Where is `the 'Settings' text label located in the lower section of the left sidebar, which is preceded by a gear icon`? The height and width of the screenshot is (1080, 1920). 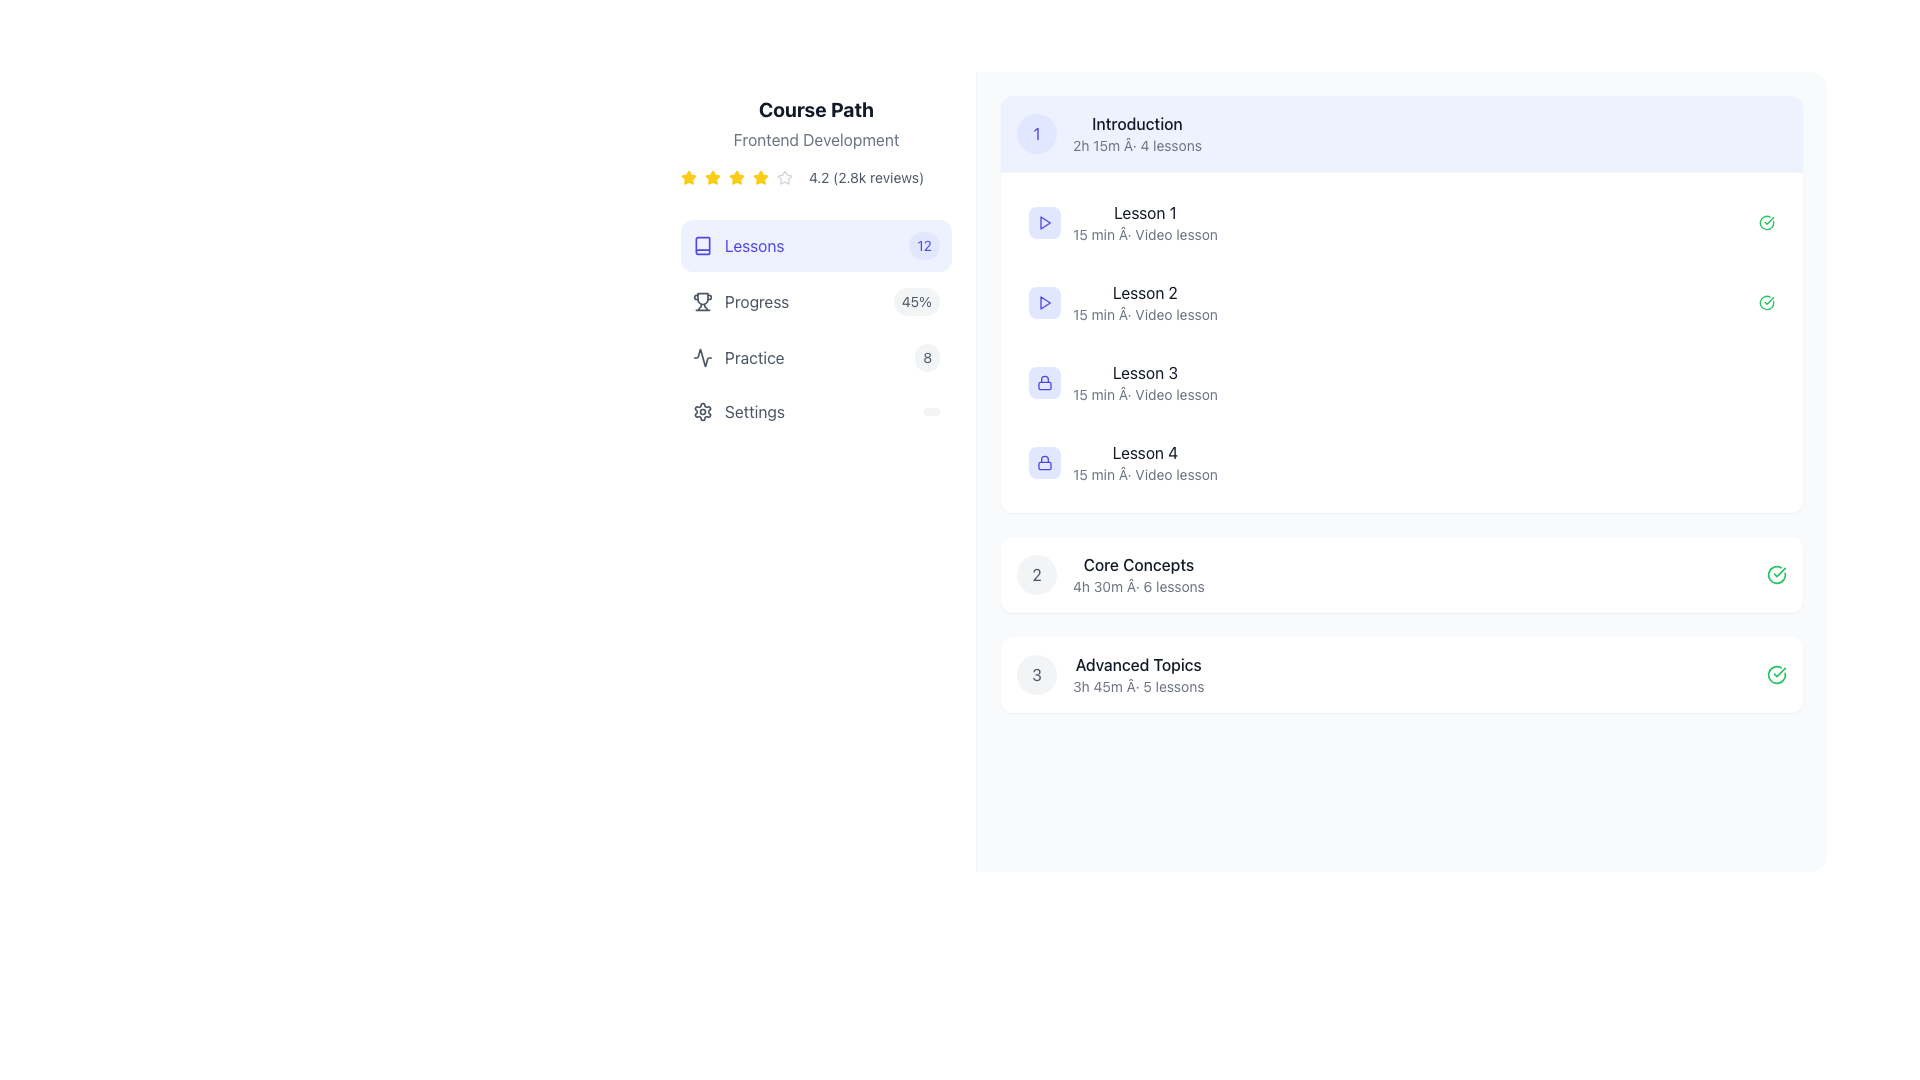 the 'Settings' text label located in the lower section of the left sidebar, which is preceded by a gear icon is located at coordinates (753, 411).